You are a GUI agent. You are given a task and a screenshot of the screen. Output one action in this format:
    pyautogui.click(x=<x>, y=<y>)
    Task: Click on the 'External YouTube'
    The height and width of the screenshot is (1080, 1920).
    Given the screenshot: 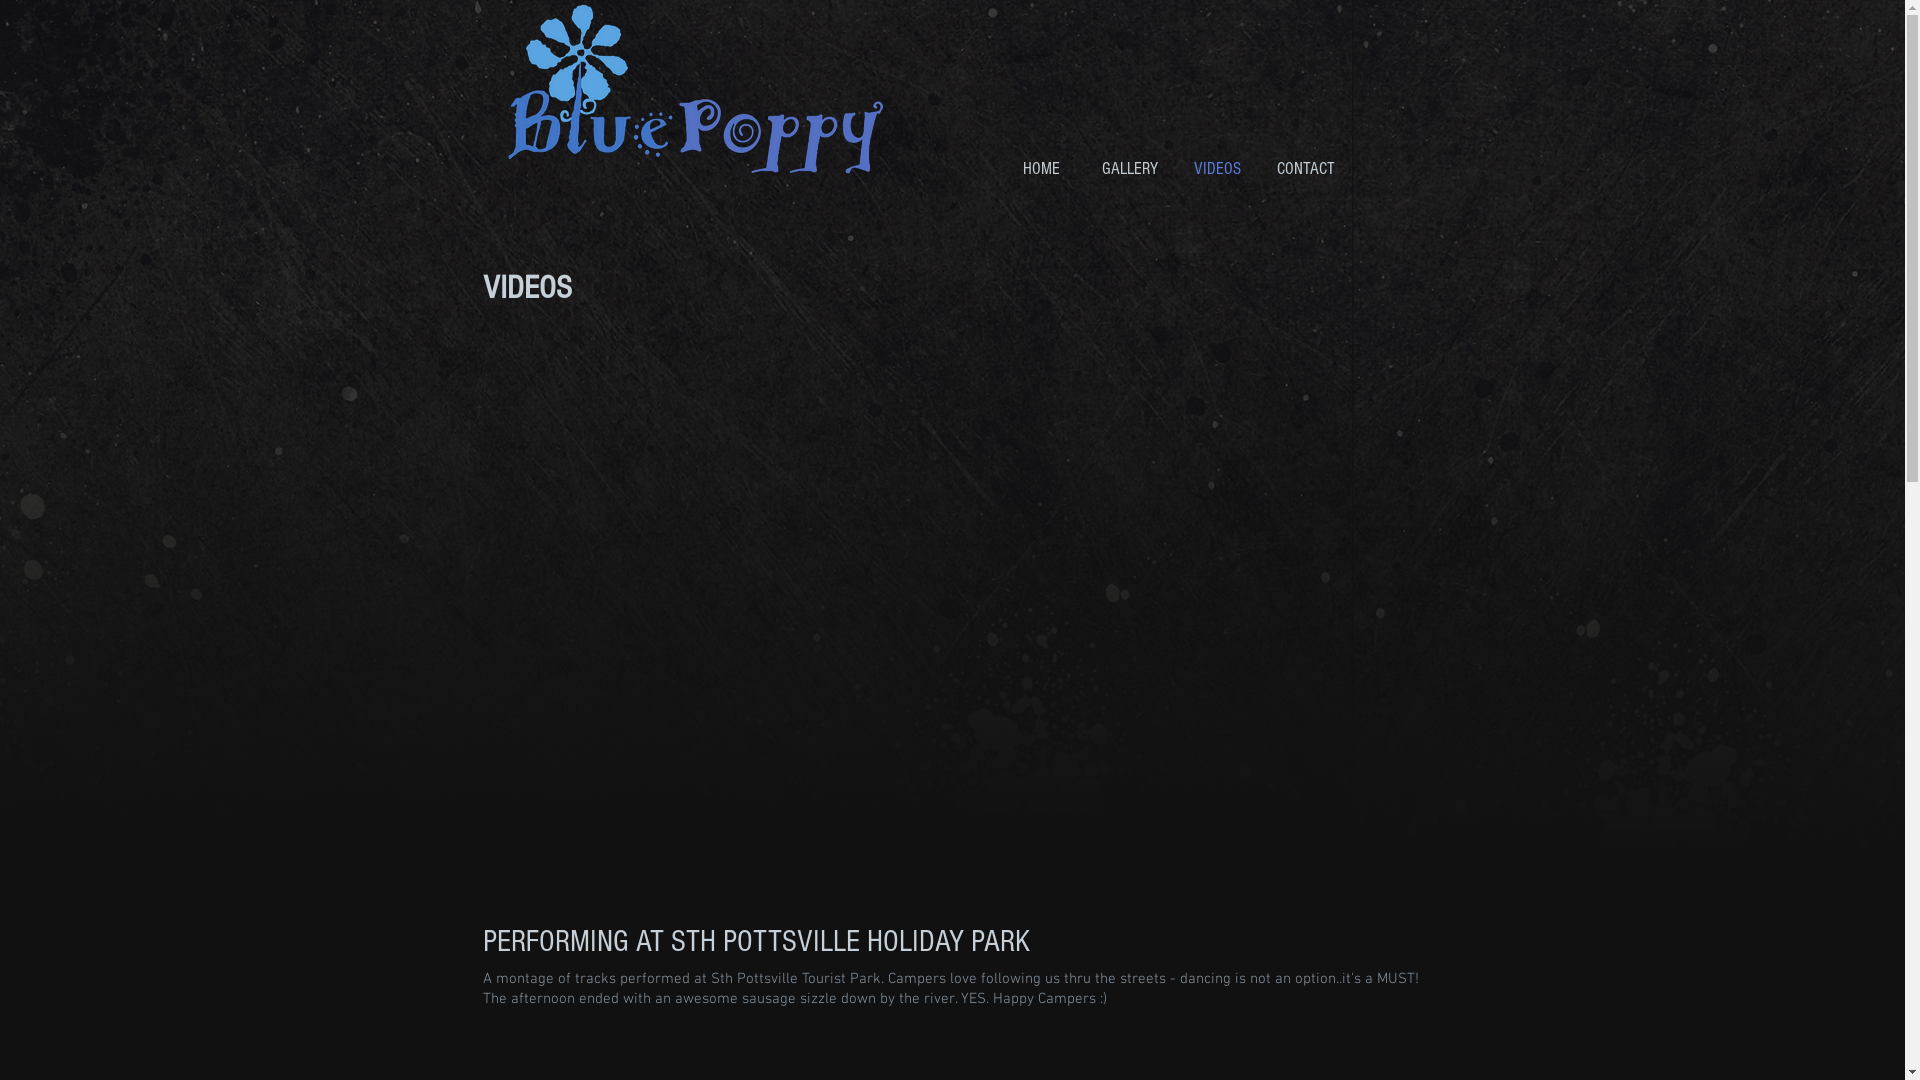 What is the action you would take?
    pyautogui.click(x=950, y=613)
    